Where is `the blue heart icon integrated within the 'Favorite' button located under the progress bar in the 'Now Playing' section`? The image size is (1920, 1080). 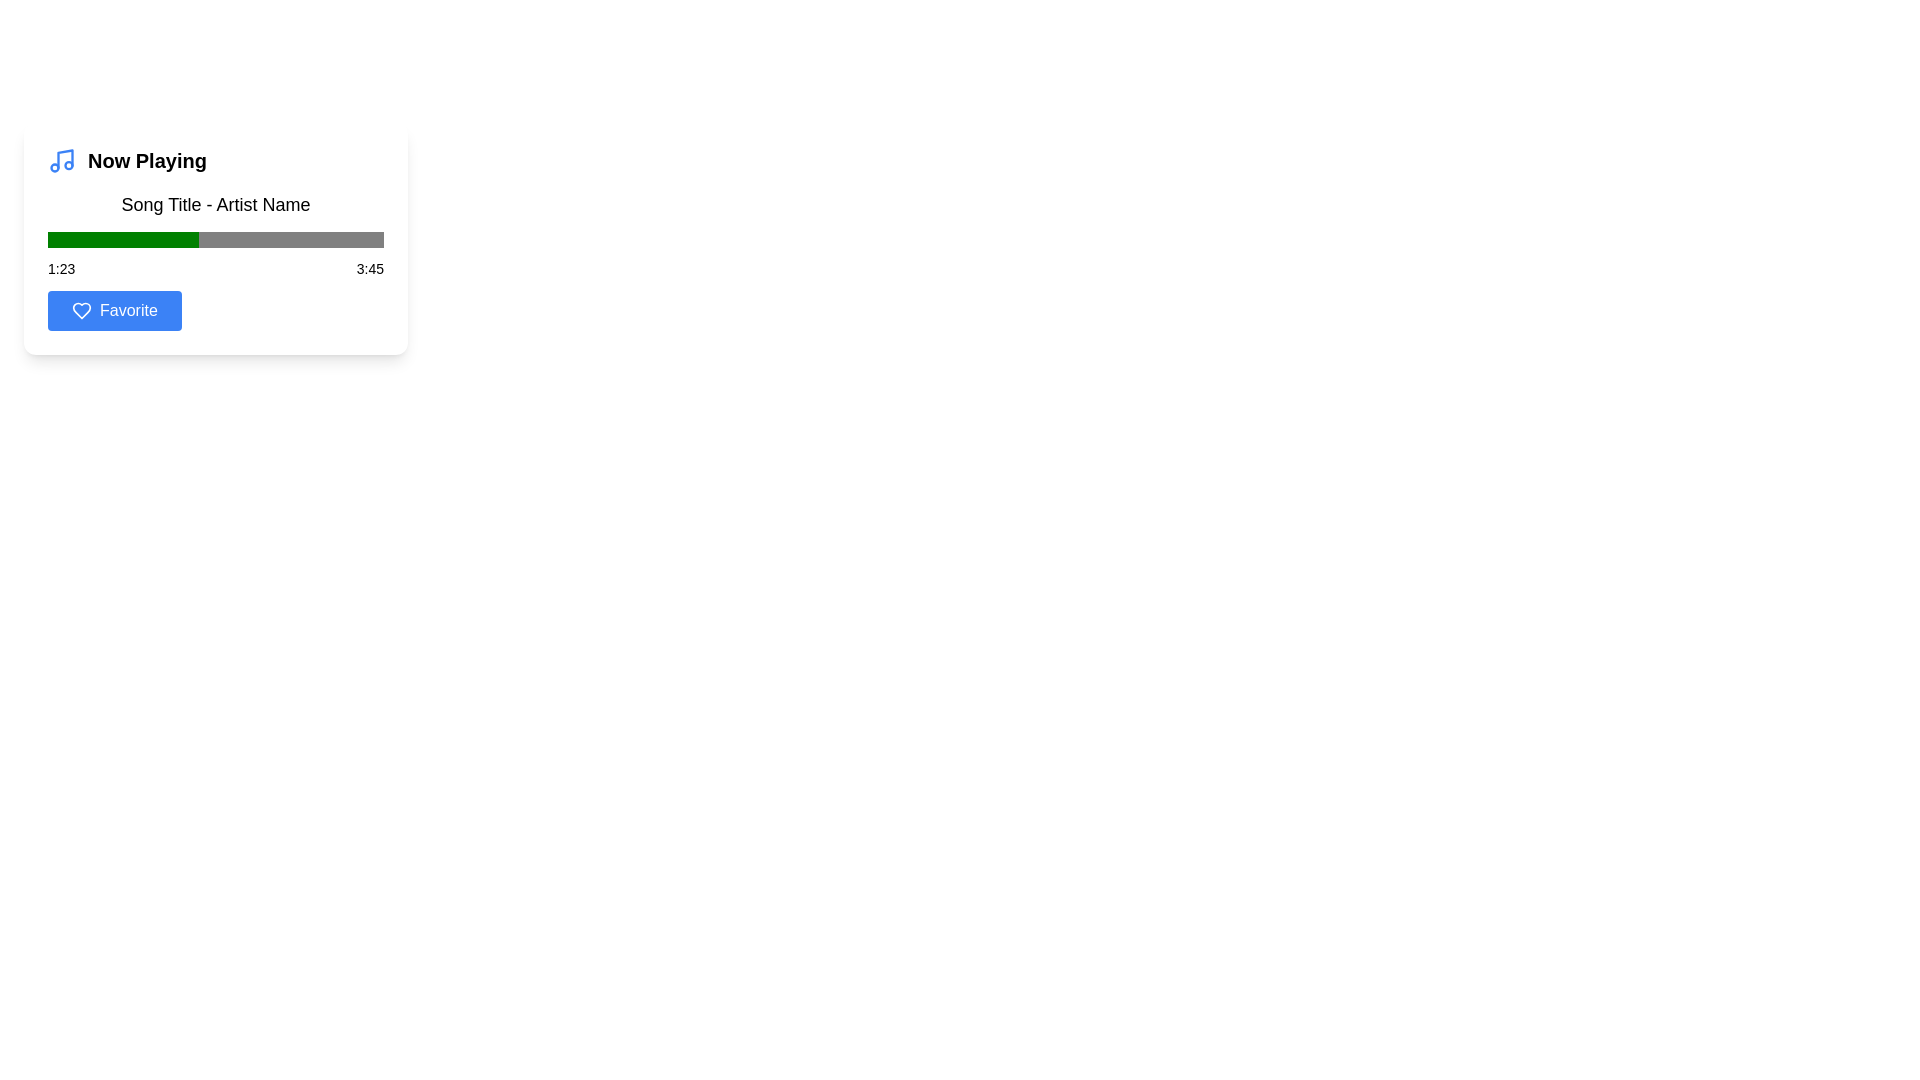 the blue heart icon integrated within the 'Favorite' button located under the progress bar in the 'Now Playing' section is located at coordinates (80, 311).